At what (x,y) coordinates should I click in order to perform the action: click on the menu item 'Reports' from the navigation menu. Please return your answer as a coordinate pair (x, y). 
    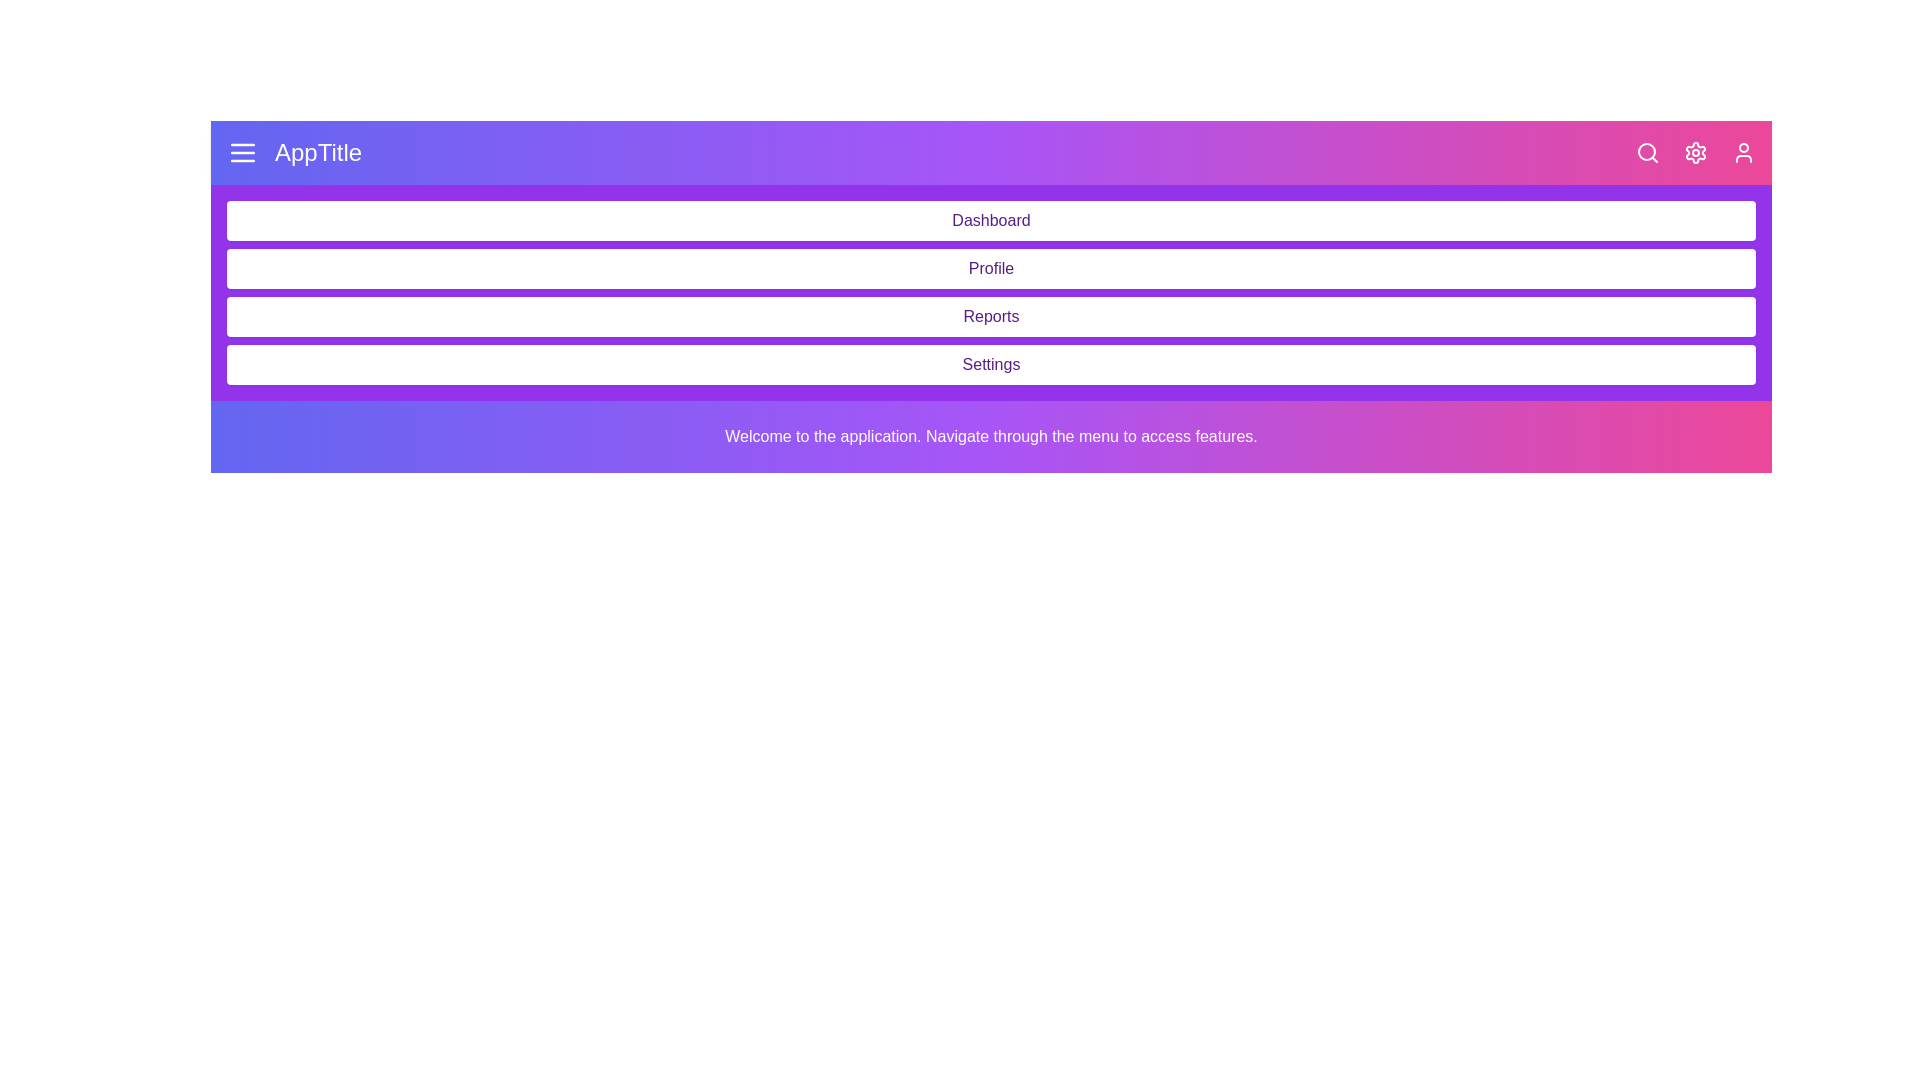
    Looking at the image, I should click on (991, 315).